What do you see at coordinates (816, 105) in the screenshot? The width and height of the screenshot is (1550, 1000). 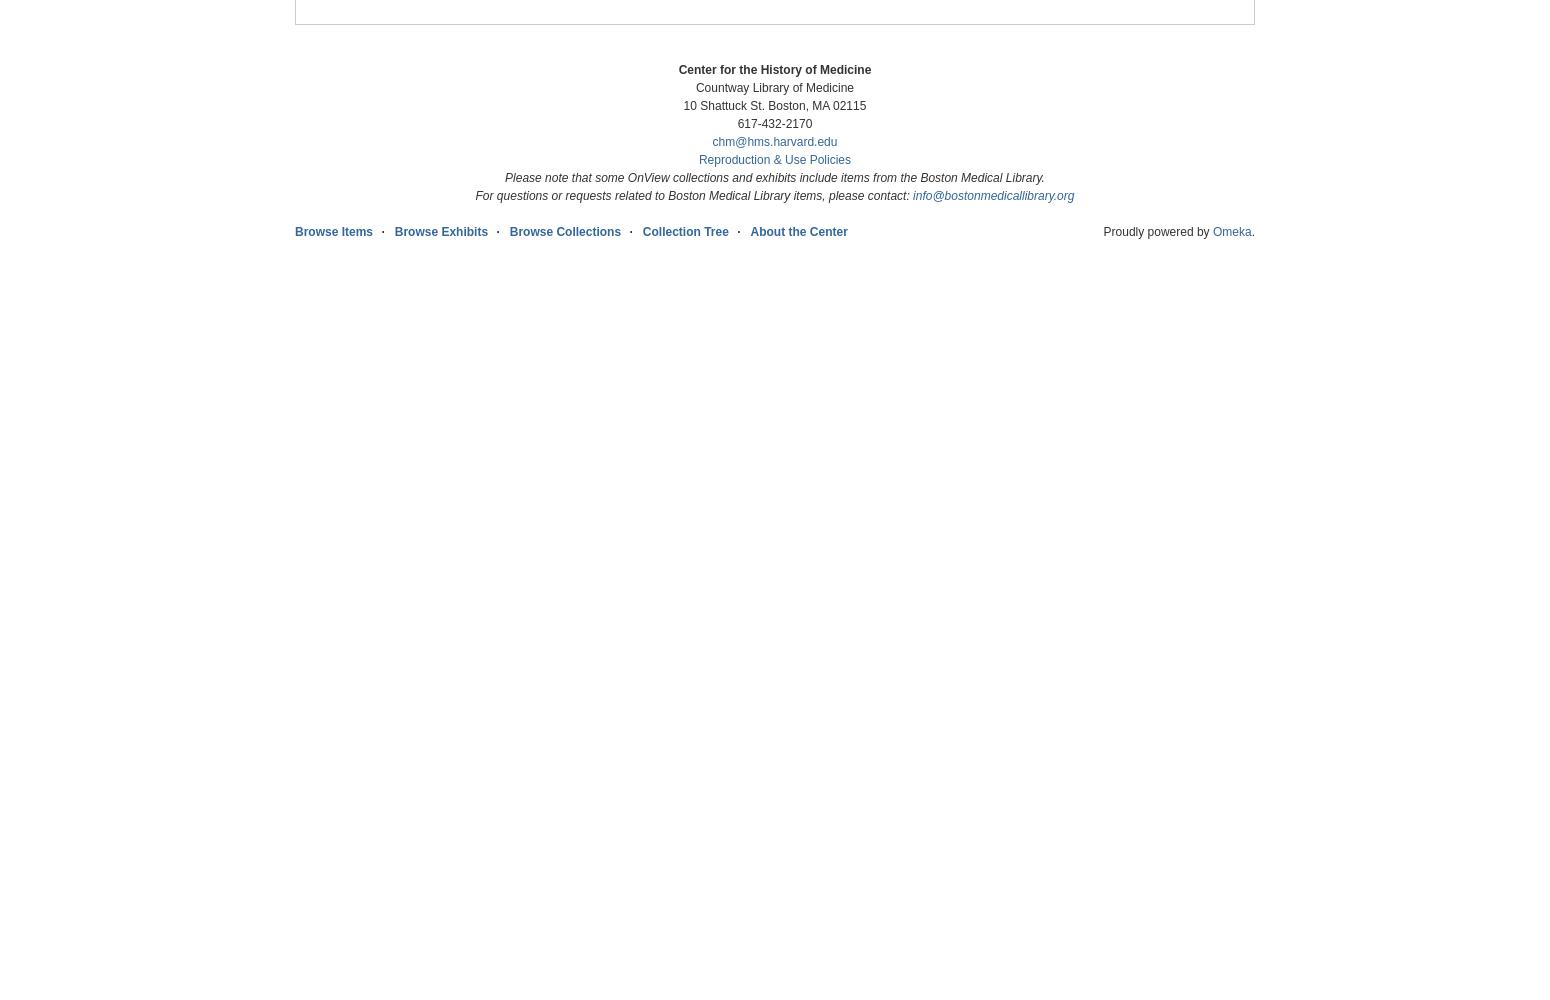 I see `'Boston, MA 02115'` at bounding box center [816, 105].